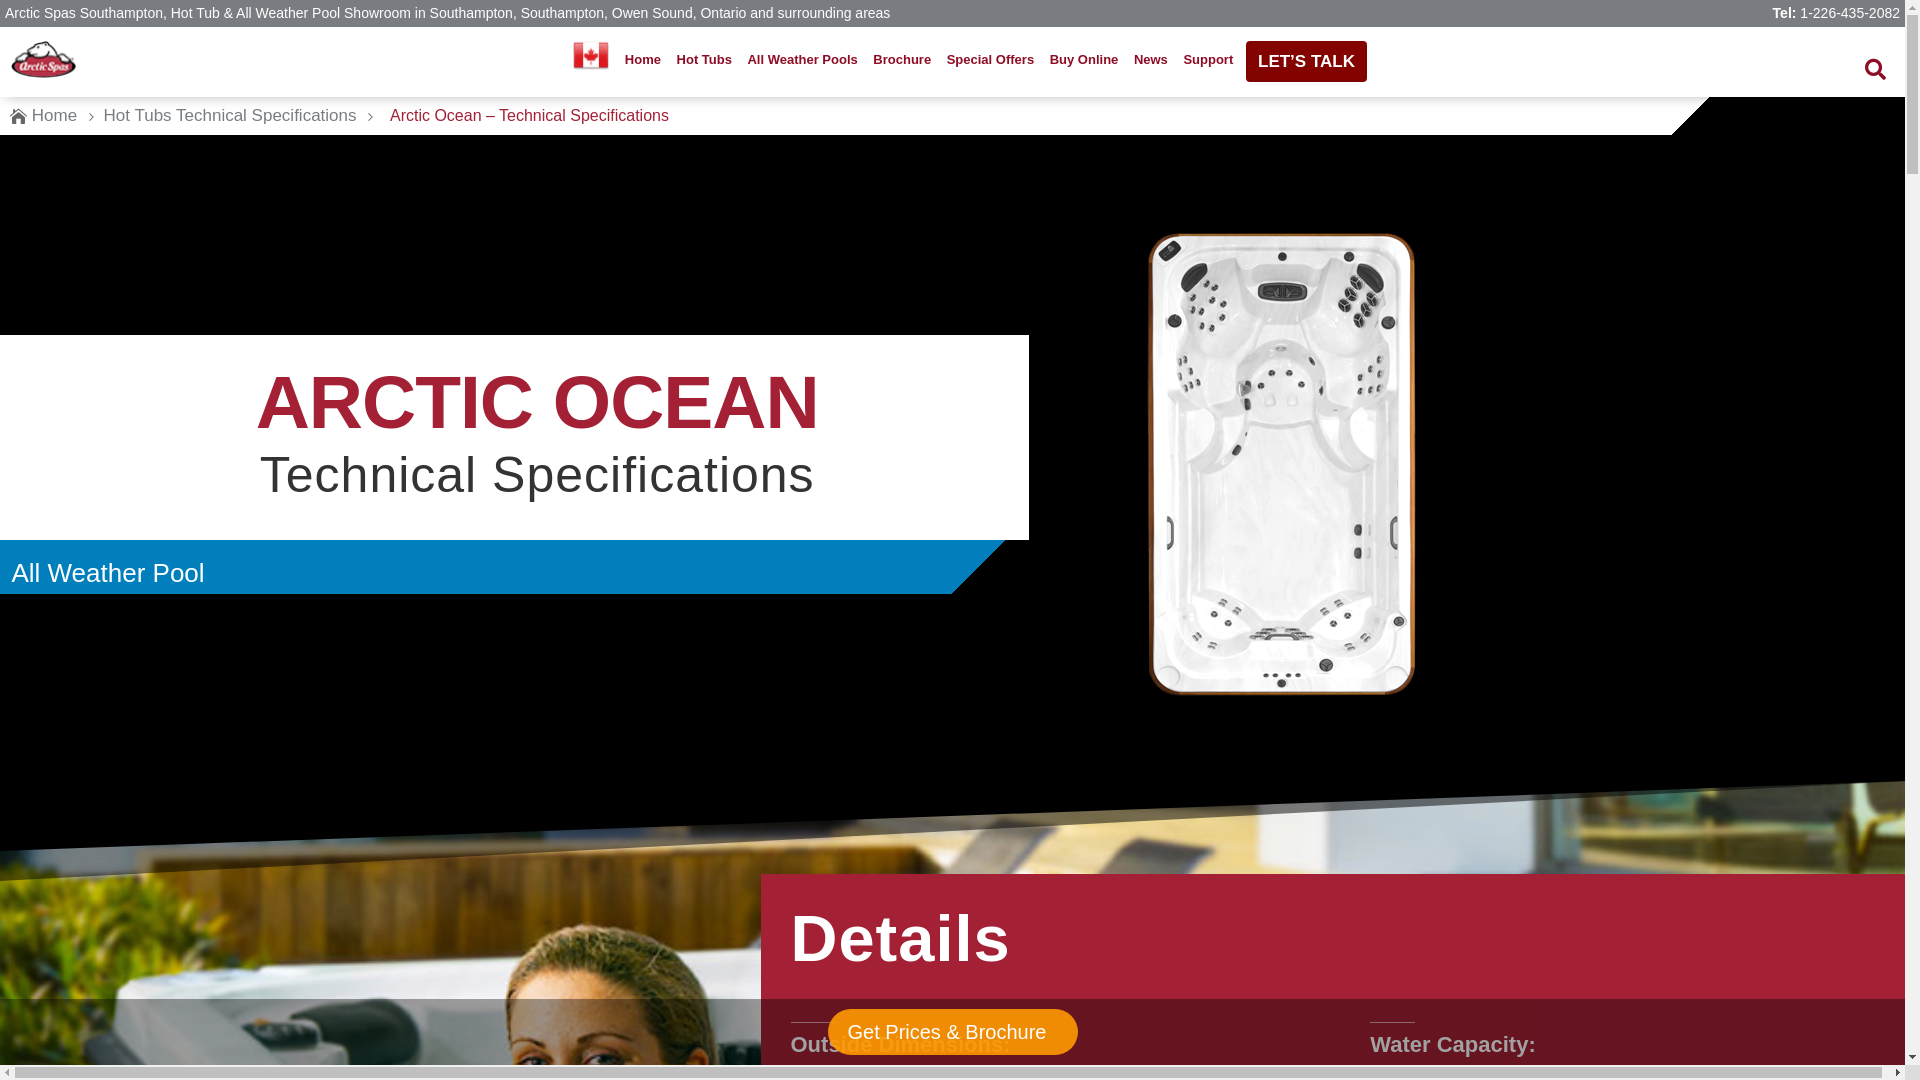 This screenshot has width=1920, height=1080. Describe the element at coordinates (411, 1032) in the screenshot. I see `'Get Prices & Brochure'` at that location.